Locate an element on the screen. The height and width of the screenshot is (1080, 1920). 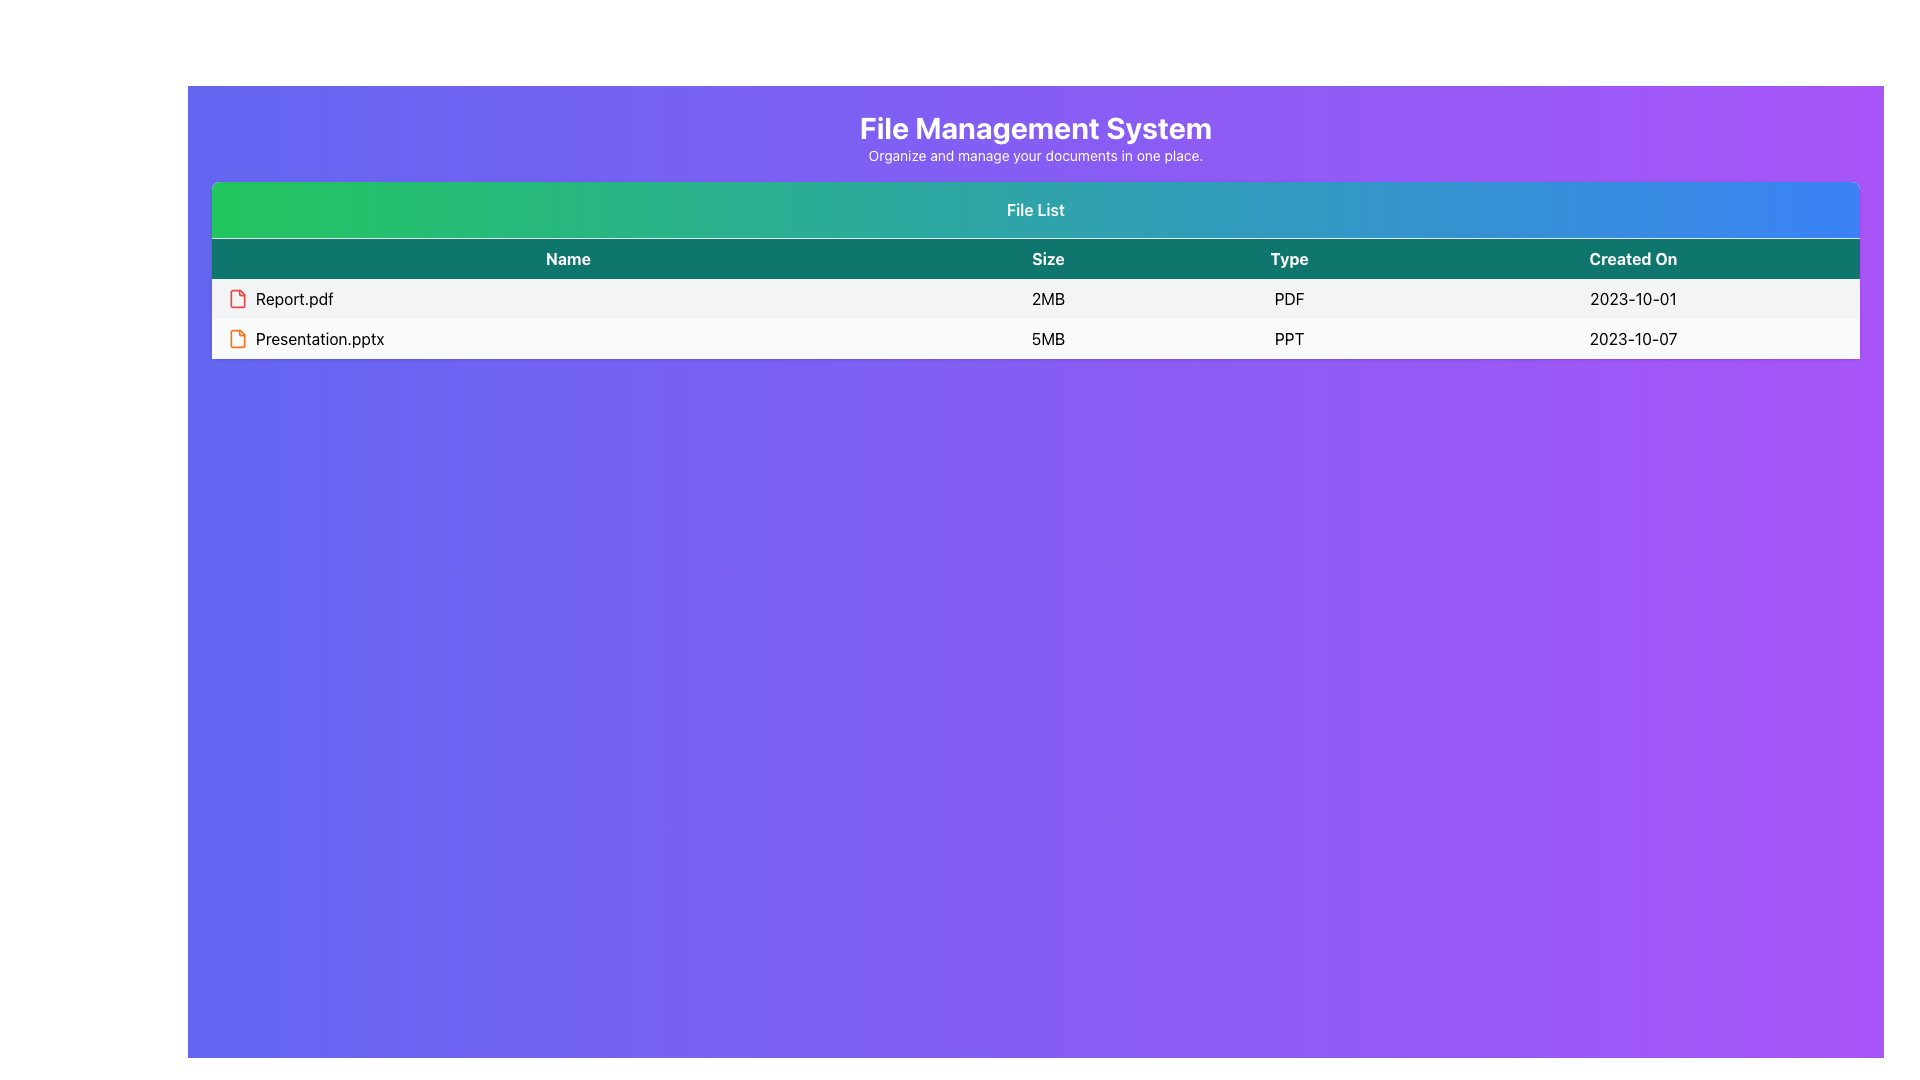
the red document file icon located in the 'File List' table, positioned to the left of the text 'Report.pdf' is located at coordinates (238, 299).